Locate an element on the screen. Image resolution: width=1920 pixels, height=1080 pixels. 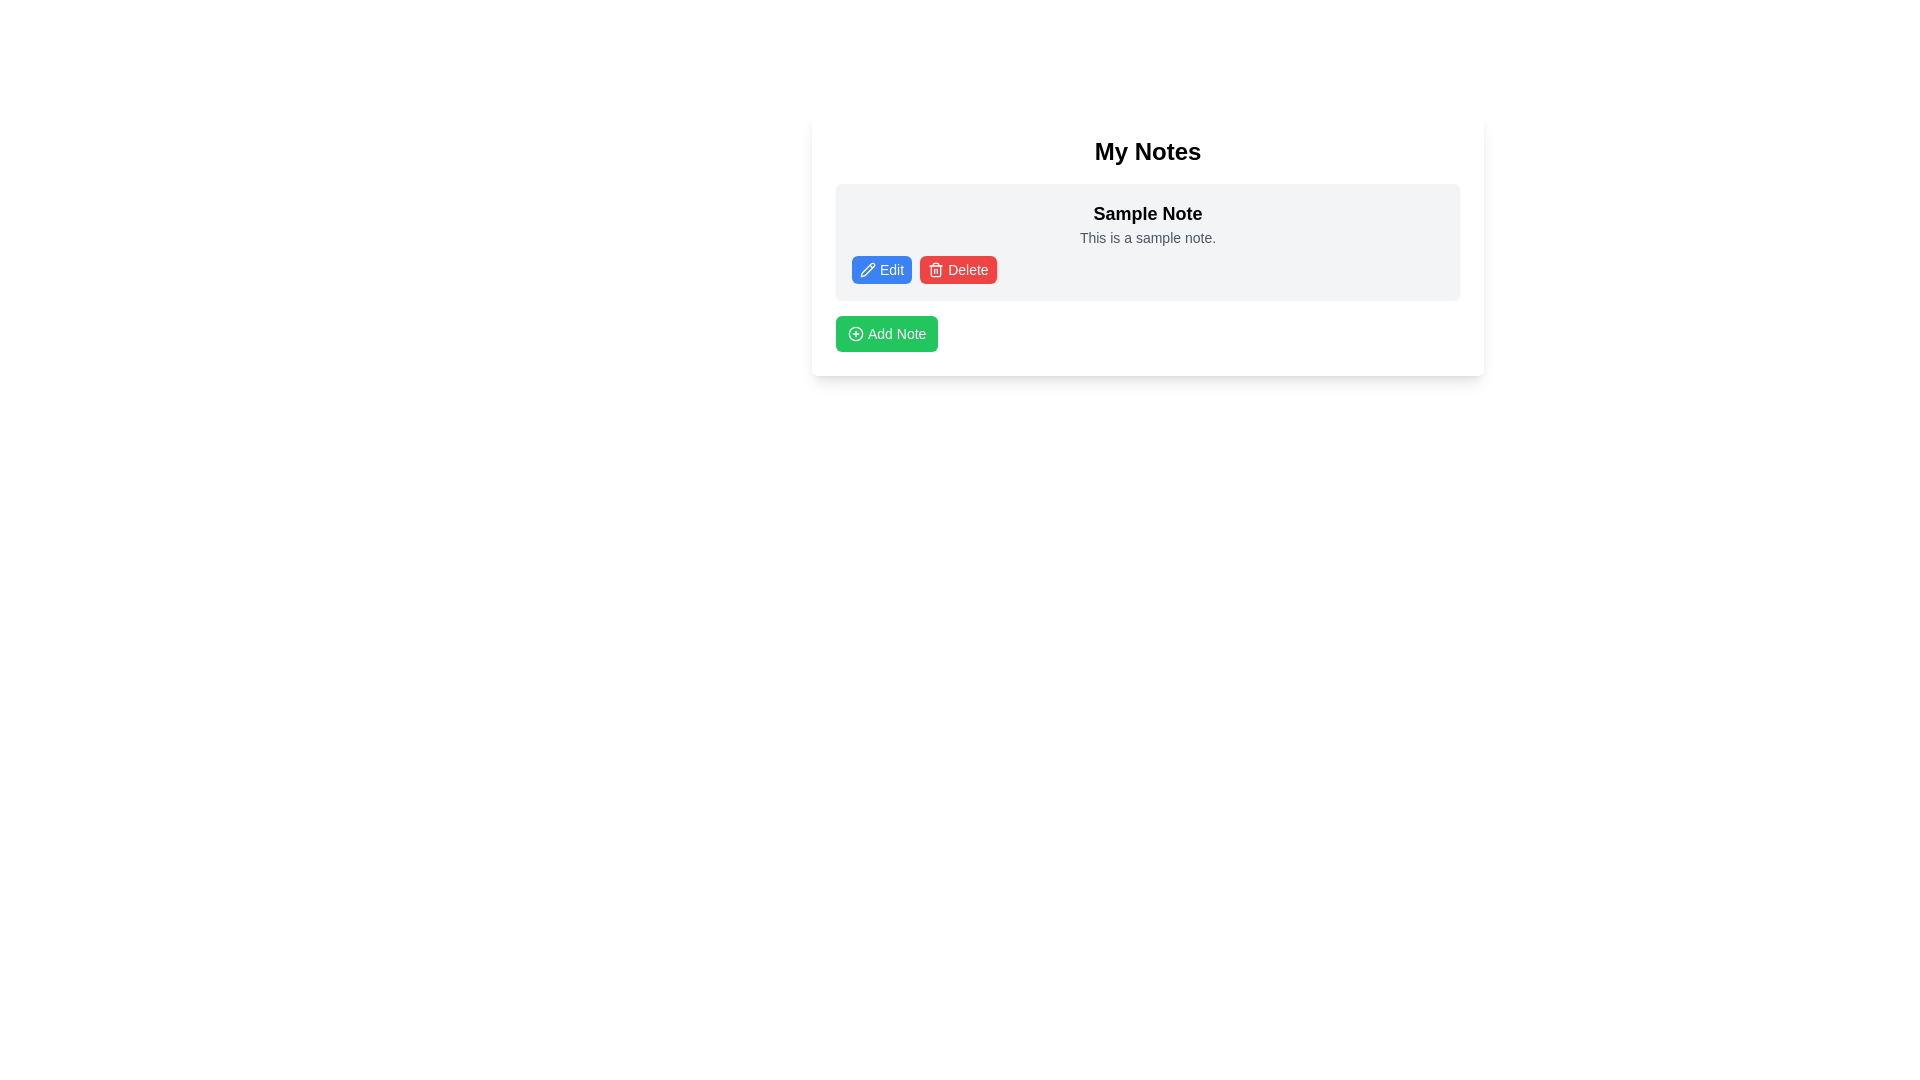
the Text header that serves as a title for user notes, located at the top of a white background card is located at coordinates (1147, 150).